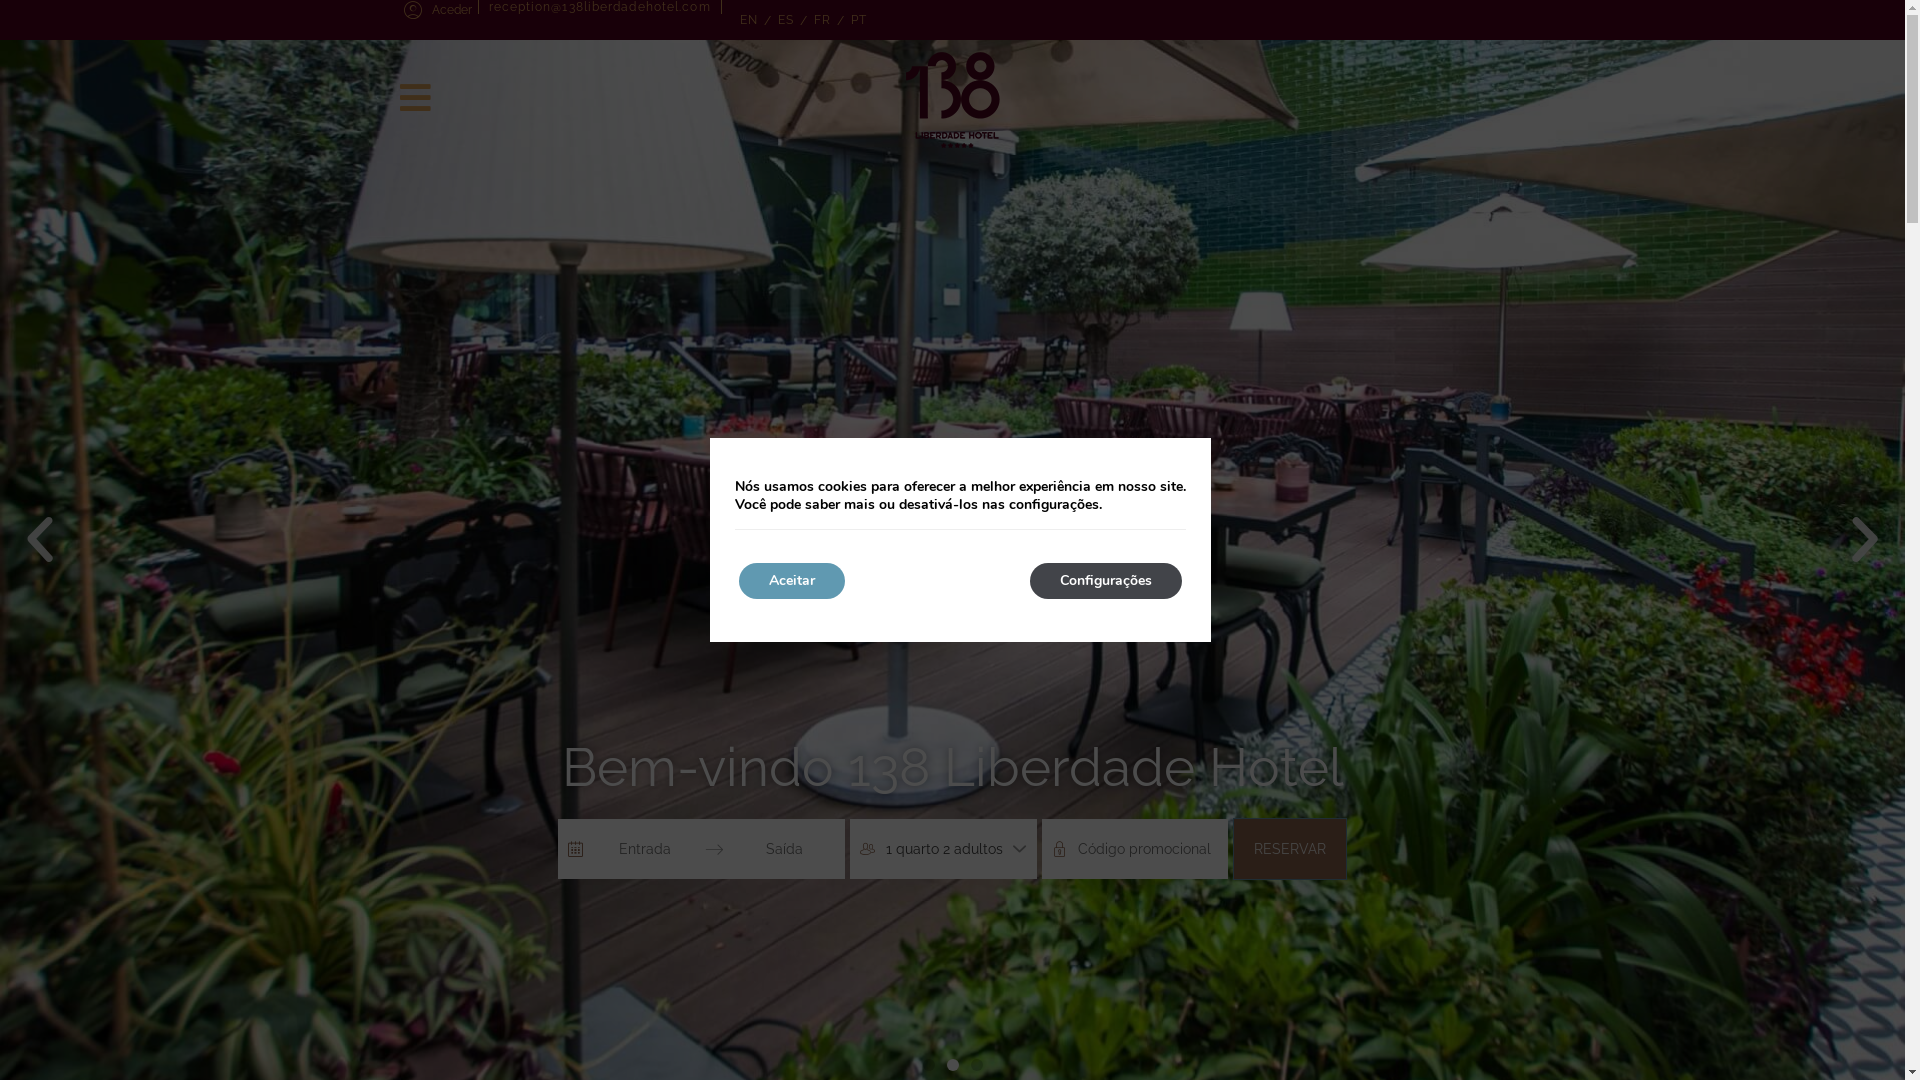  I want to click on 'ES', so click(785, 19).